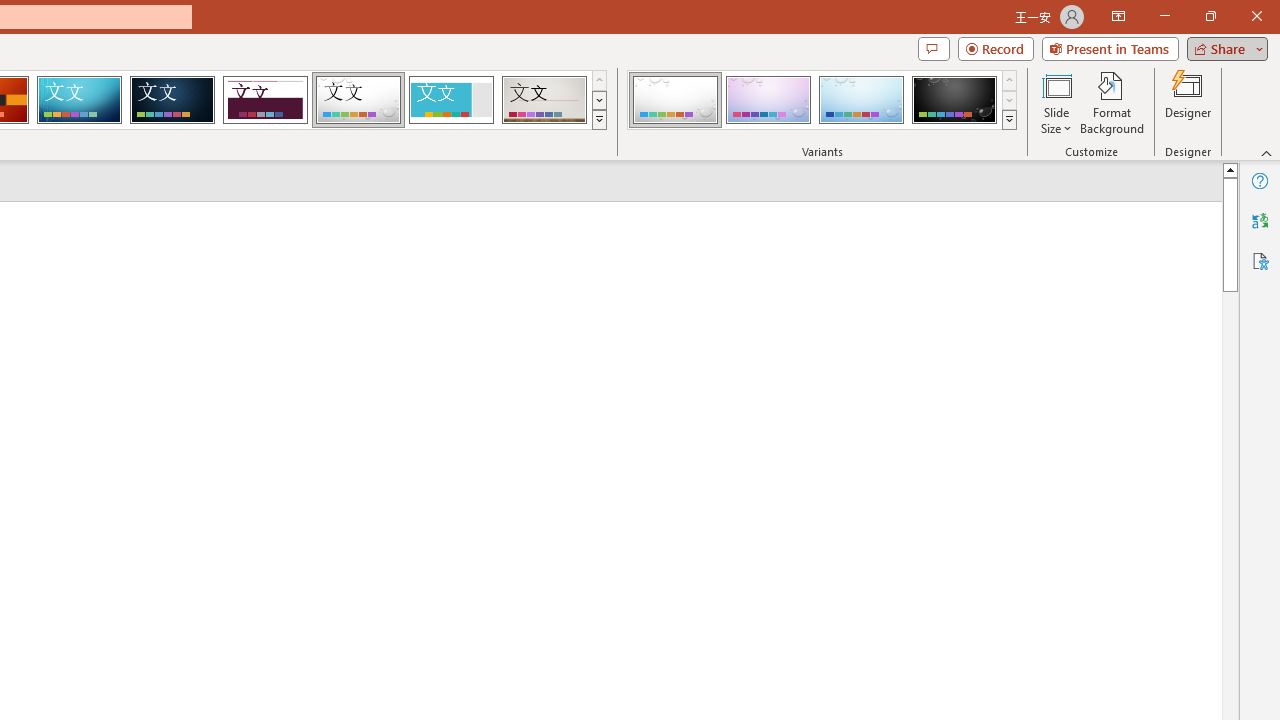 This screenshot has height=720, width=1280. Describe the element at coordinates (172, 100) in the screenshot. I see `'Damask'` at that location.